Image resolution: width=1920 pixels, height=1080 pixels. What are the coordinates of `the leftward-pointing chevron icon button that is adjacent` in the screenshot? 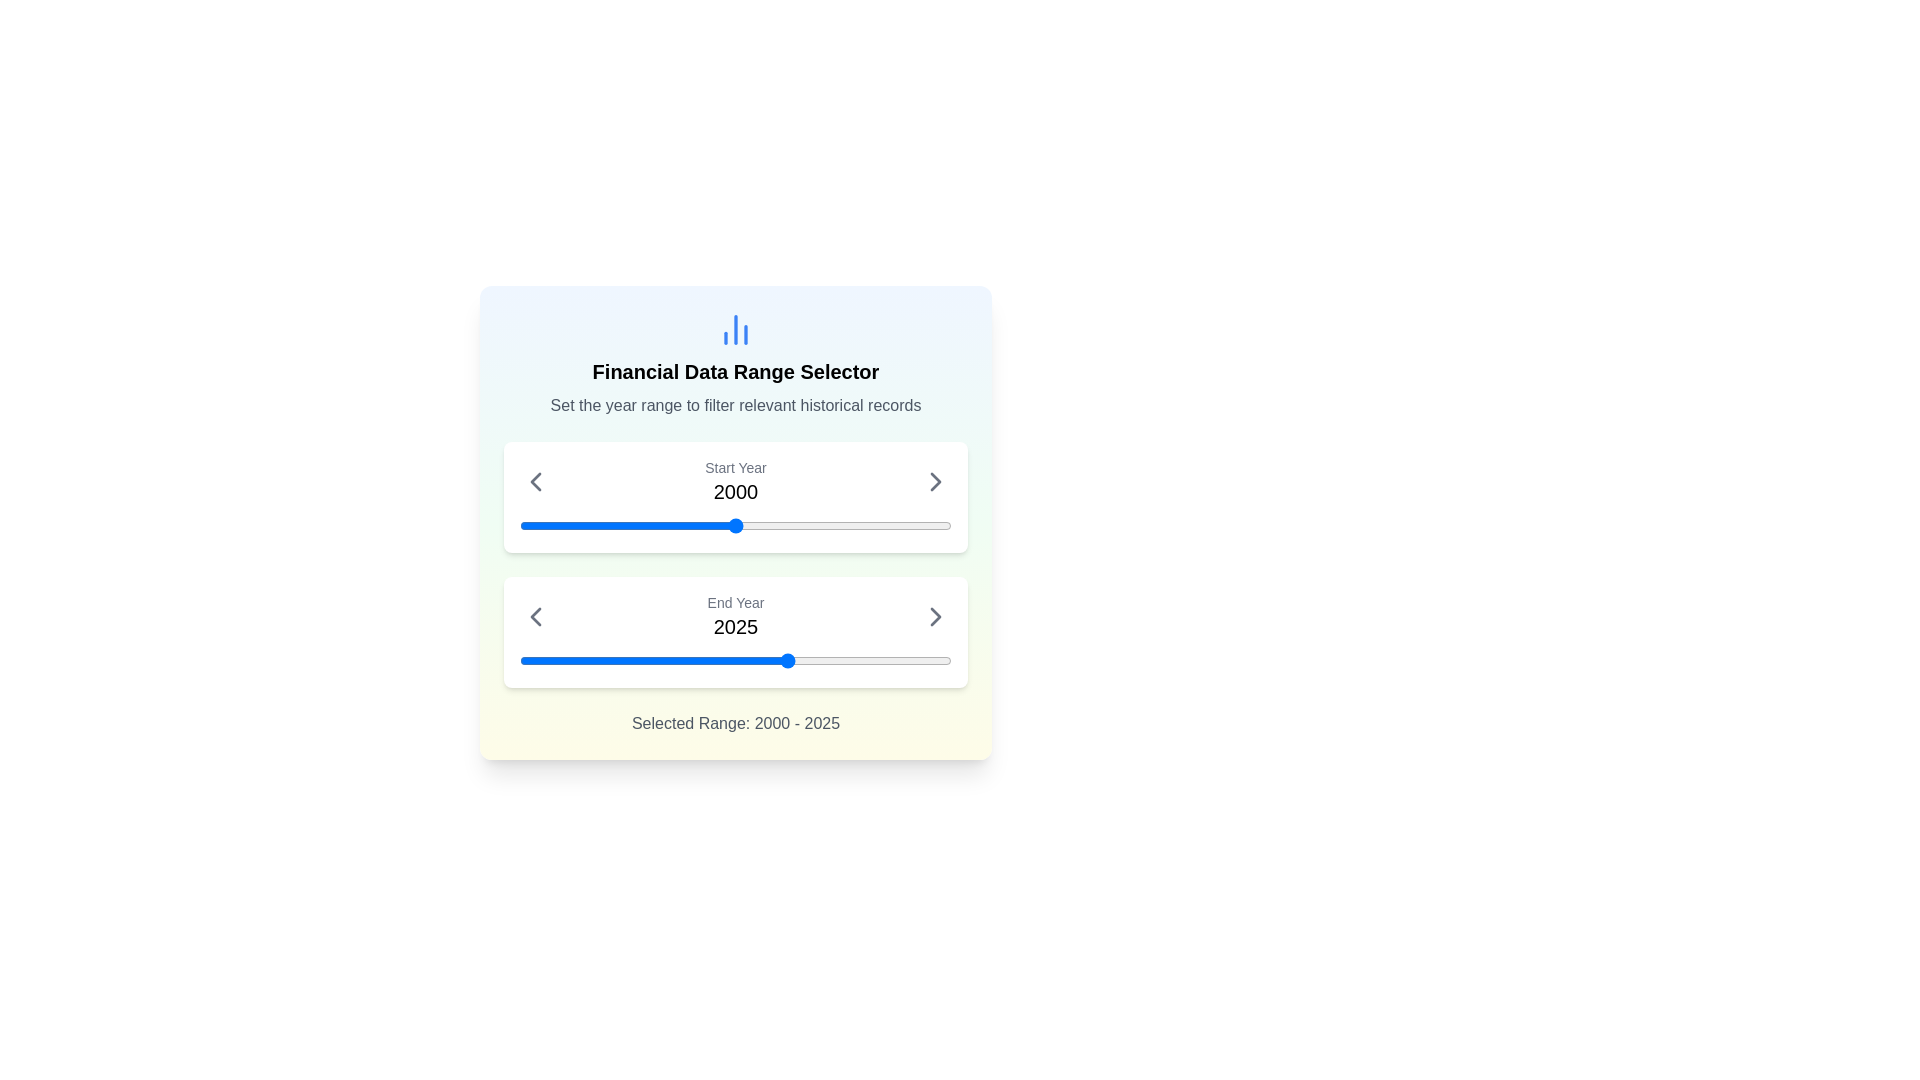 It's located at (536, 482).